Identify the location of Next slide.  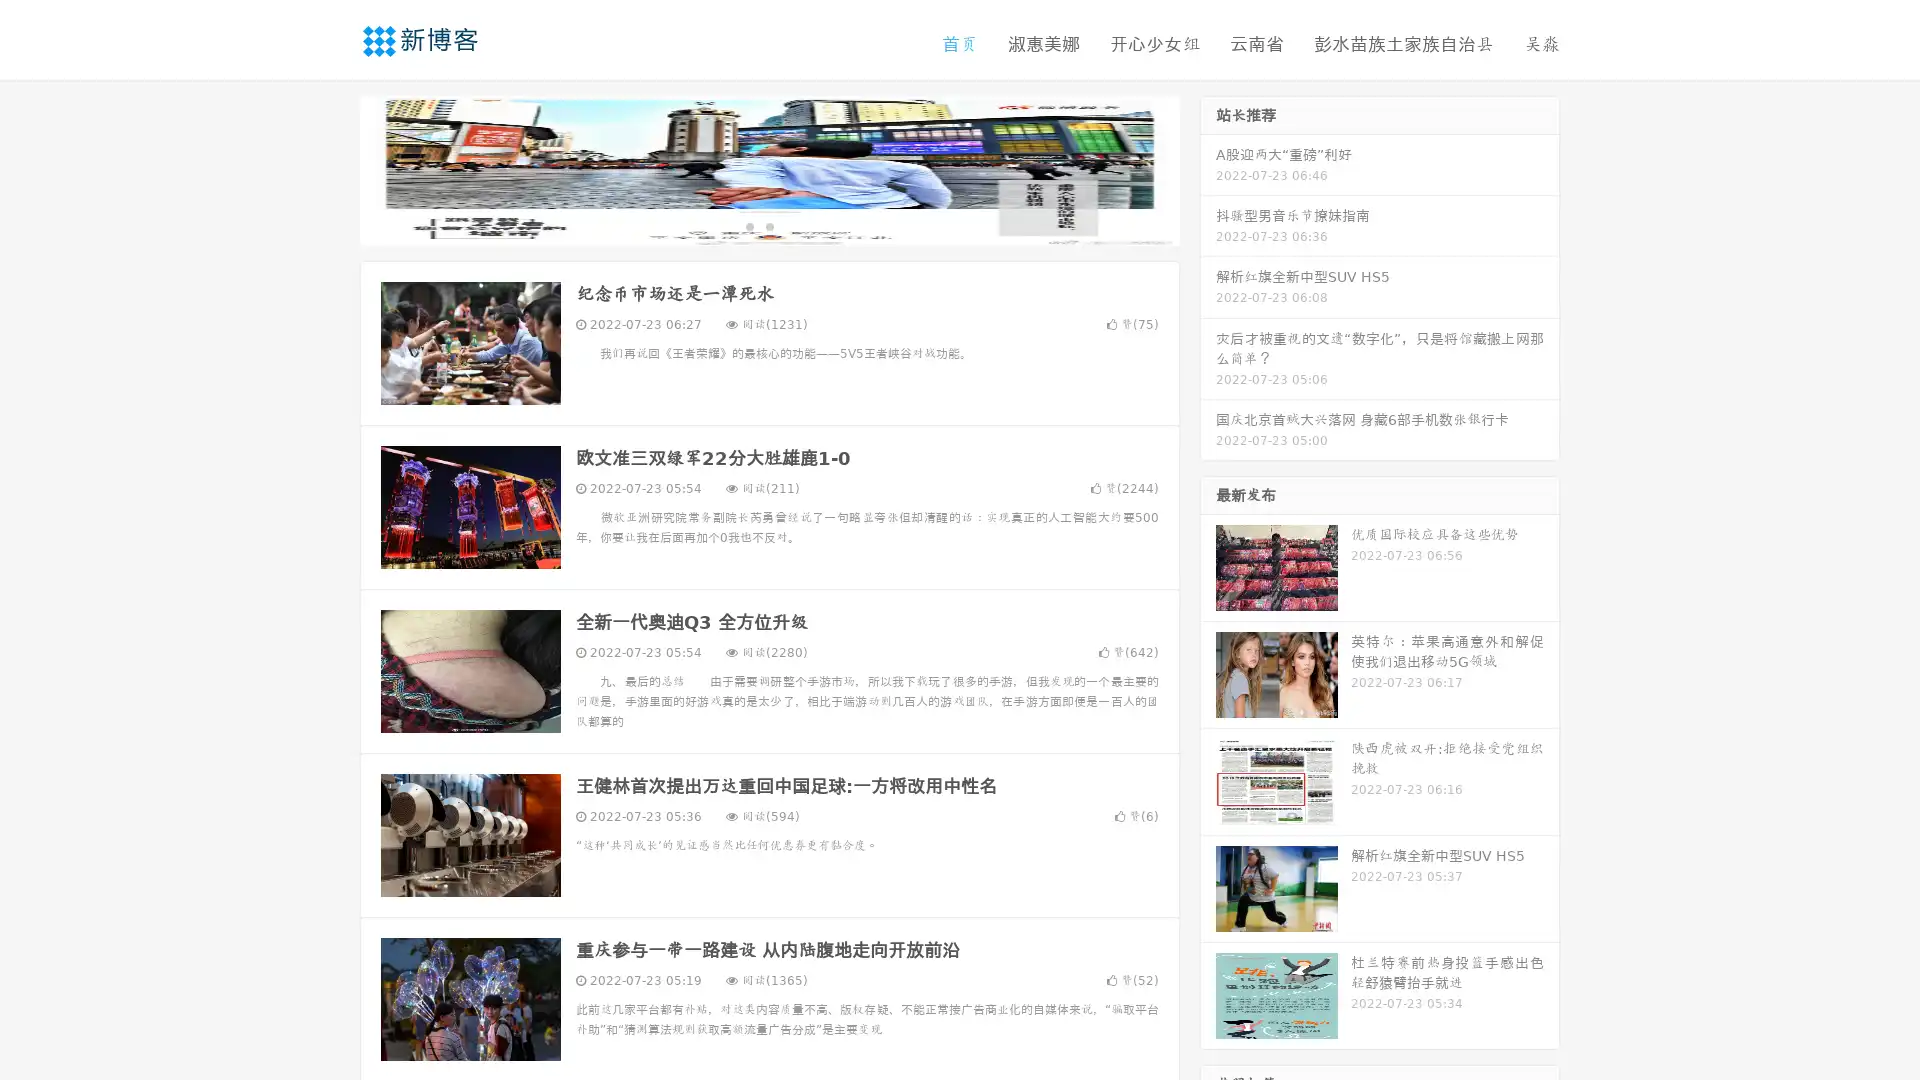
(1208, 168).